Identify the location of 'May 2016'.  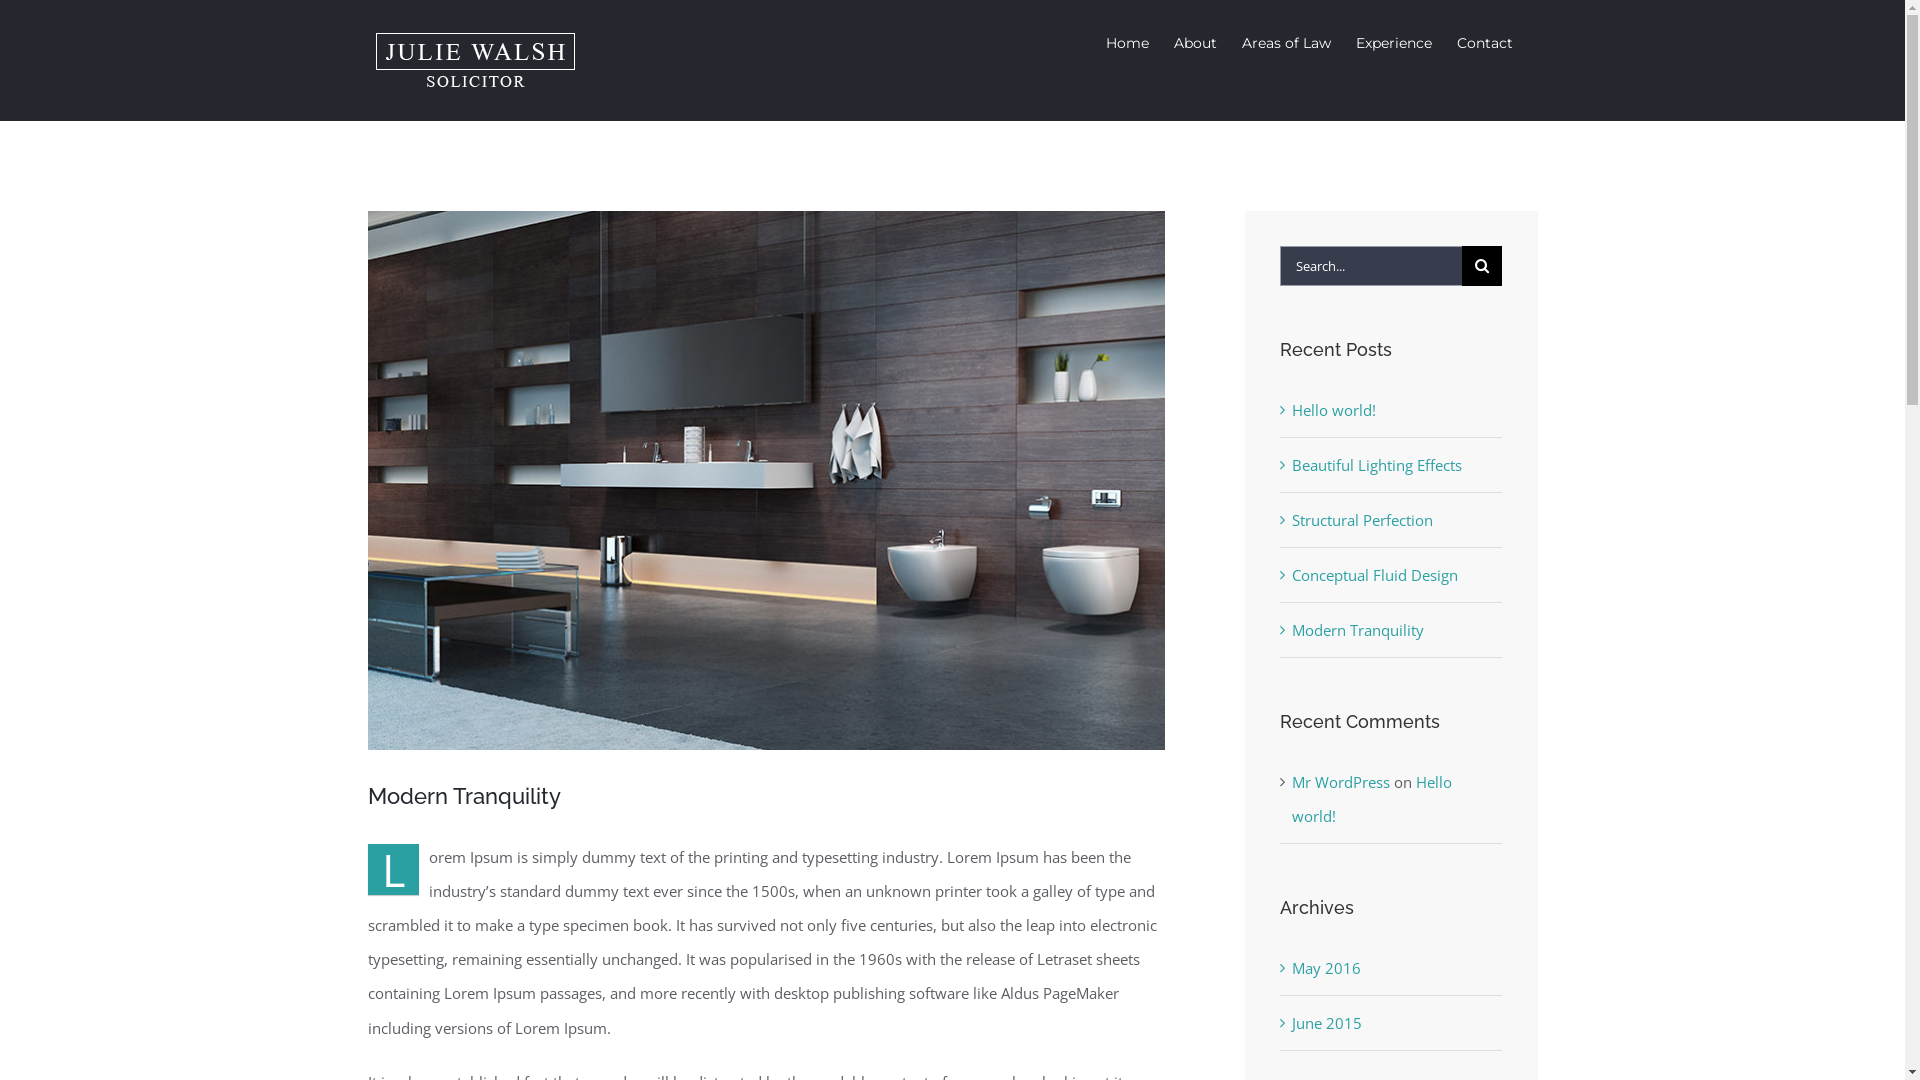
(1326, 967).